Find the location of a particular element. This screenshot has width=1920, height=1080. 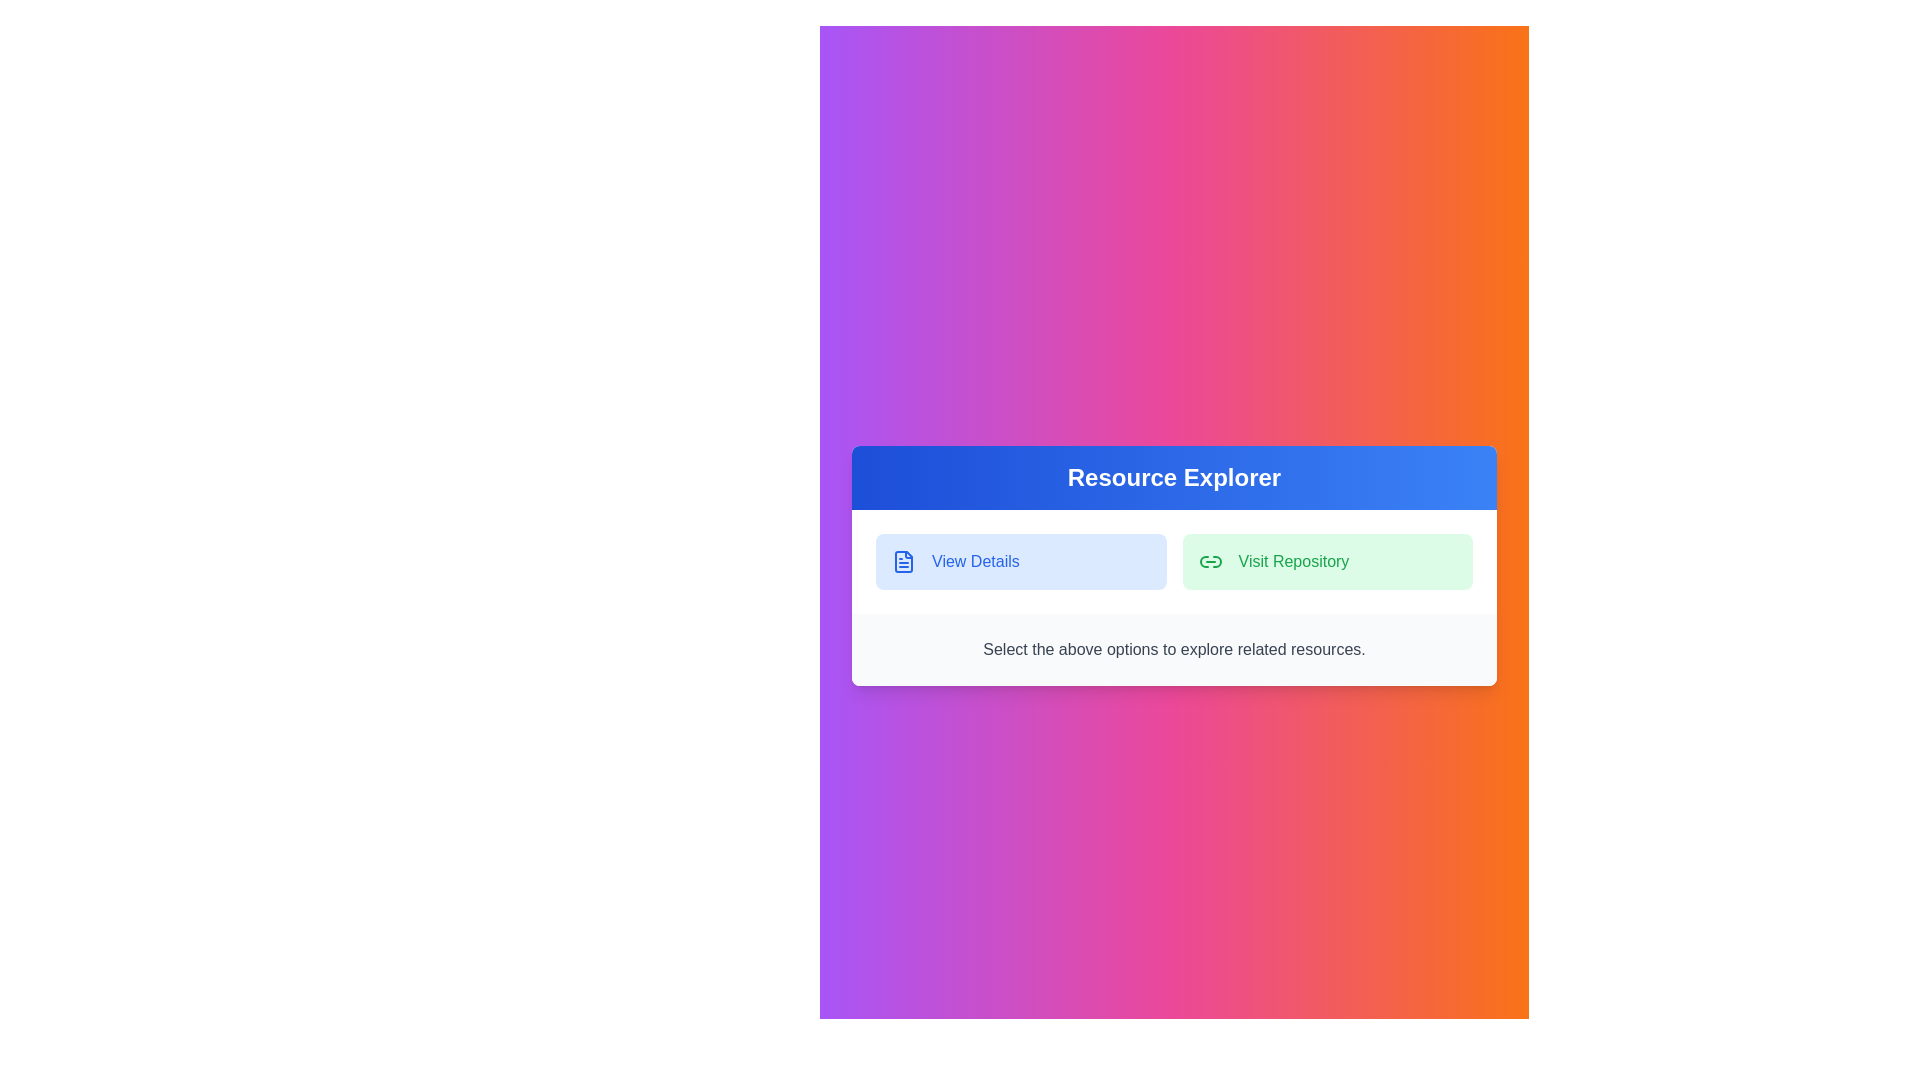

the decorative icon for the 'Visit Repository' action located within the interactive button in the second position under the 'Resource Explorer' title is located at coordinates (1209, 562).